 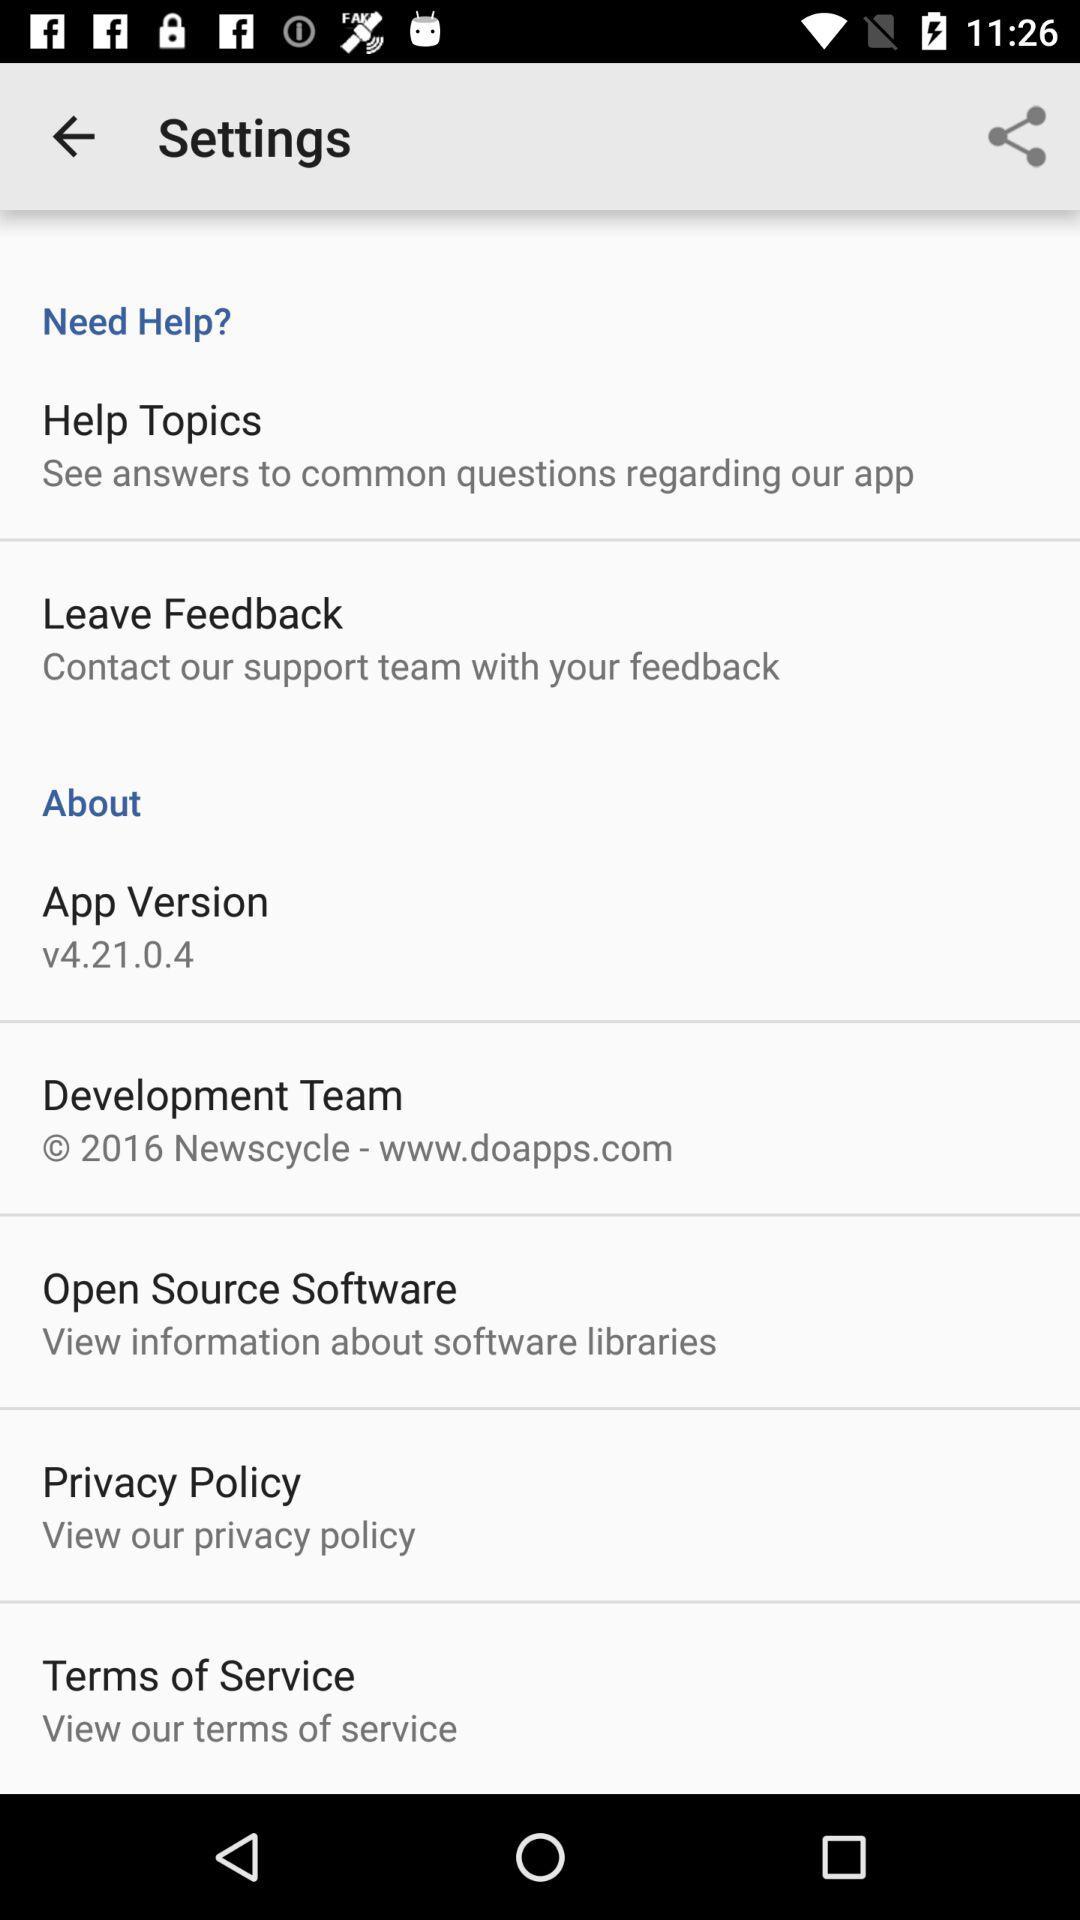 What do you see at coordinates (1017, 135) in the screenshot?
I see `icon at the top right corner` at bounding box center [1017, 135].